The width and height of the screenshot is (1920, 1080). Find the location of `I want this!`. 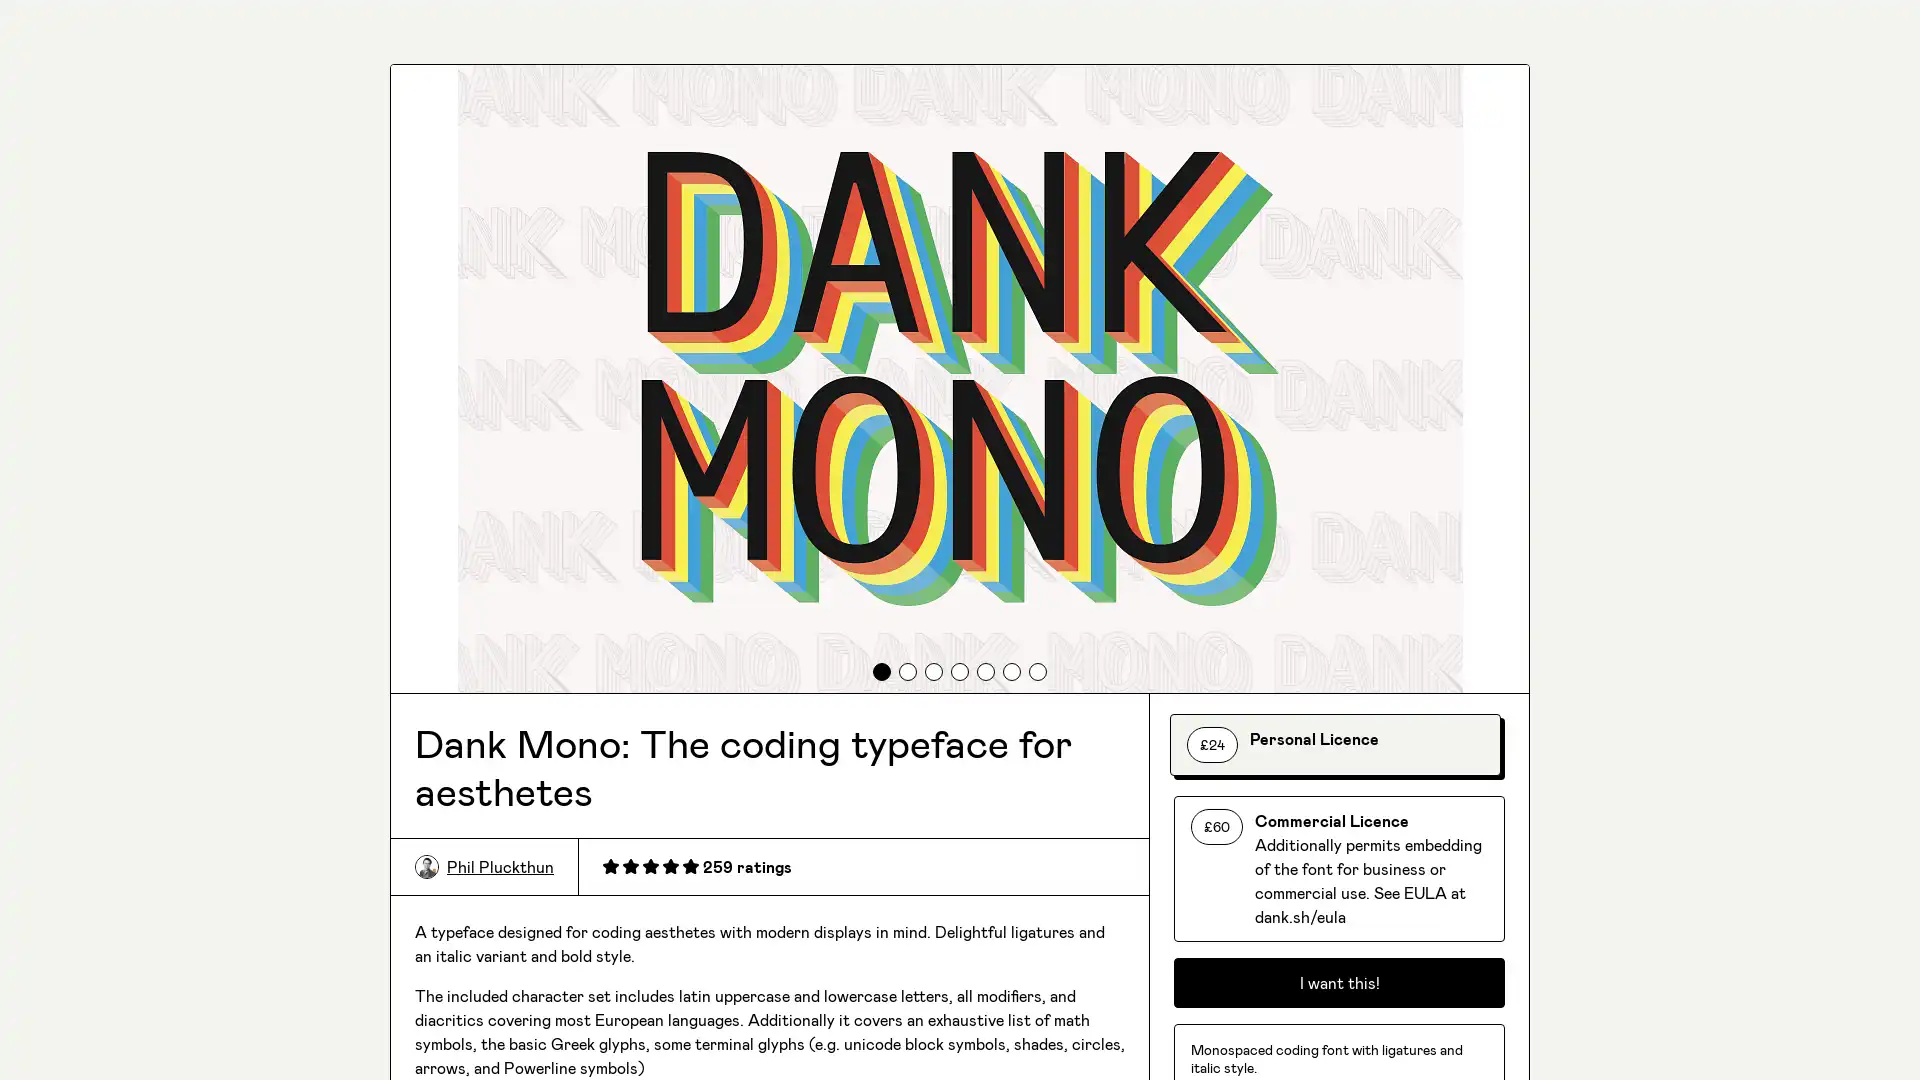

I want this! is located at coordinates (1339, 982).